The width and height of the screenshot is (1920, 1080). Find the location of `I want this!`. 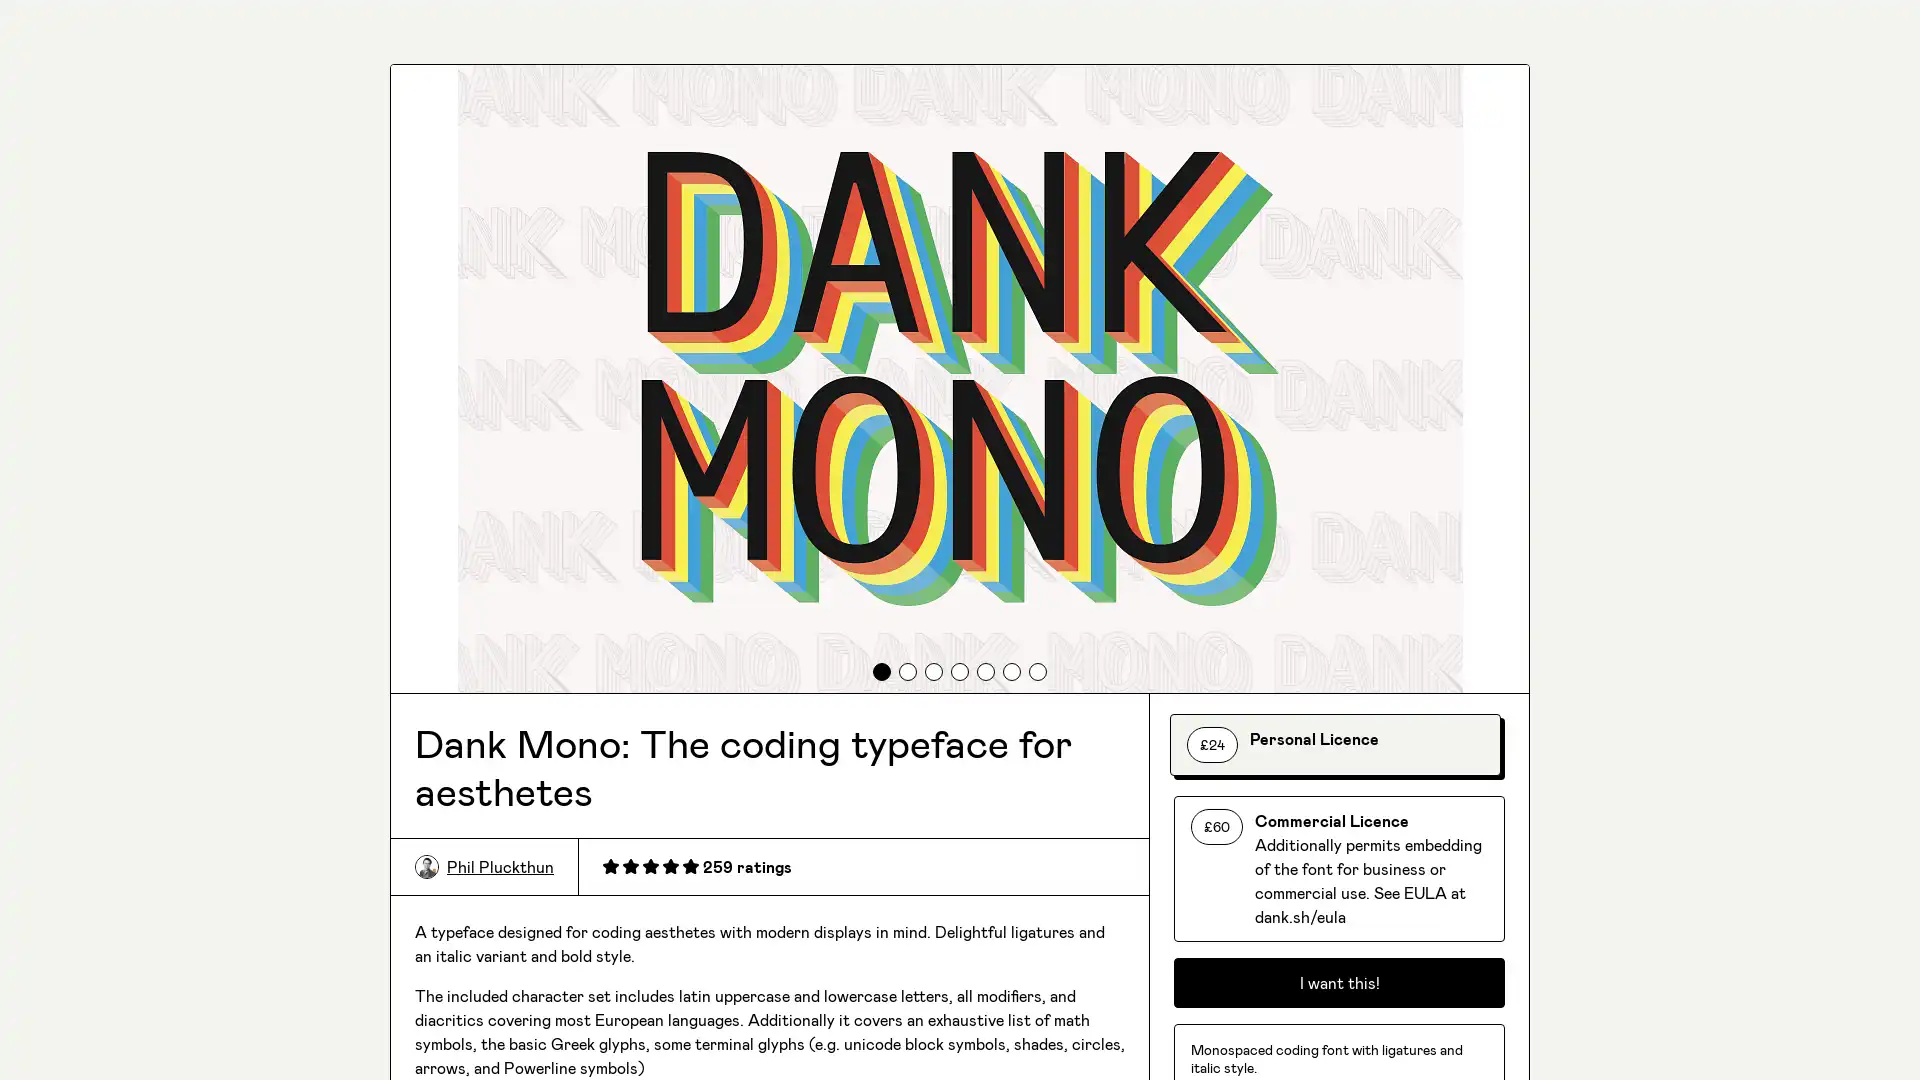

I want this! is located at coordinates (1339, 982).